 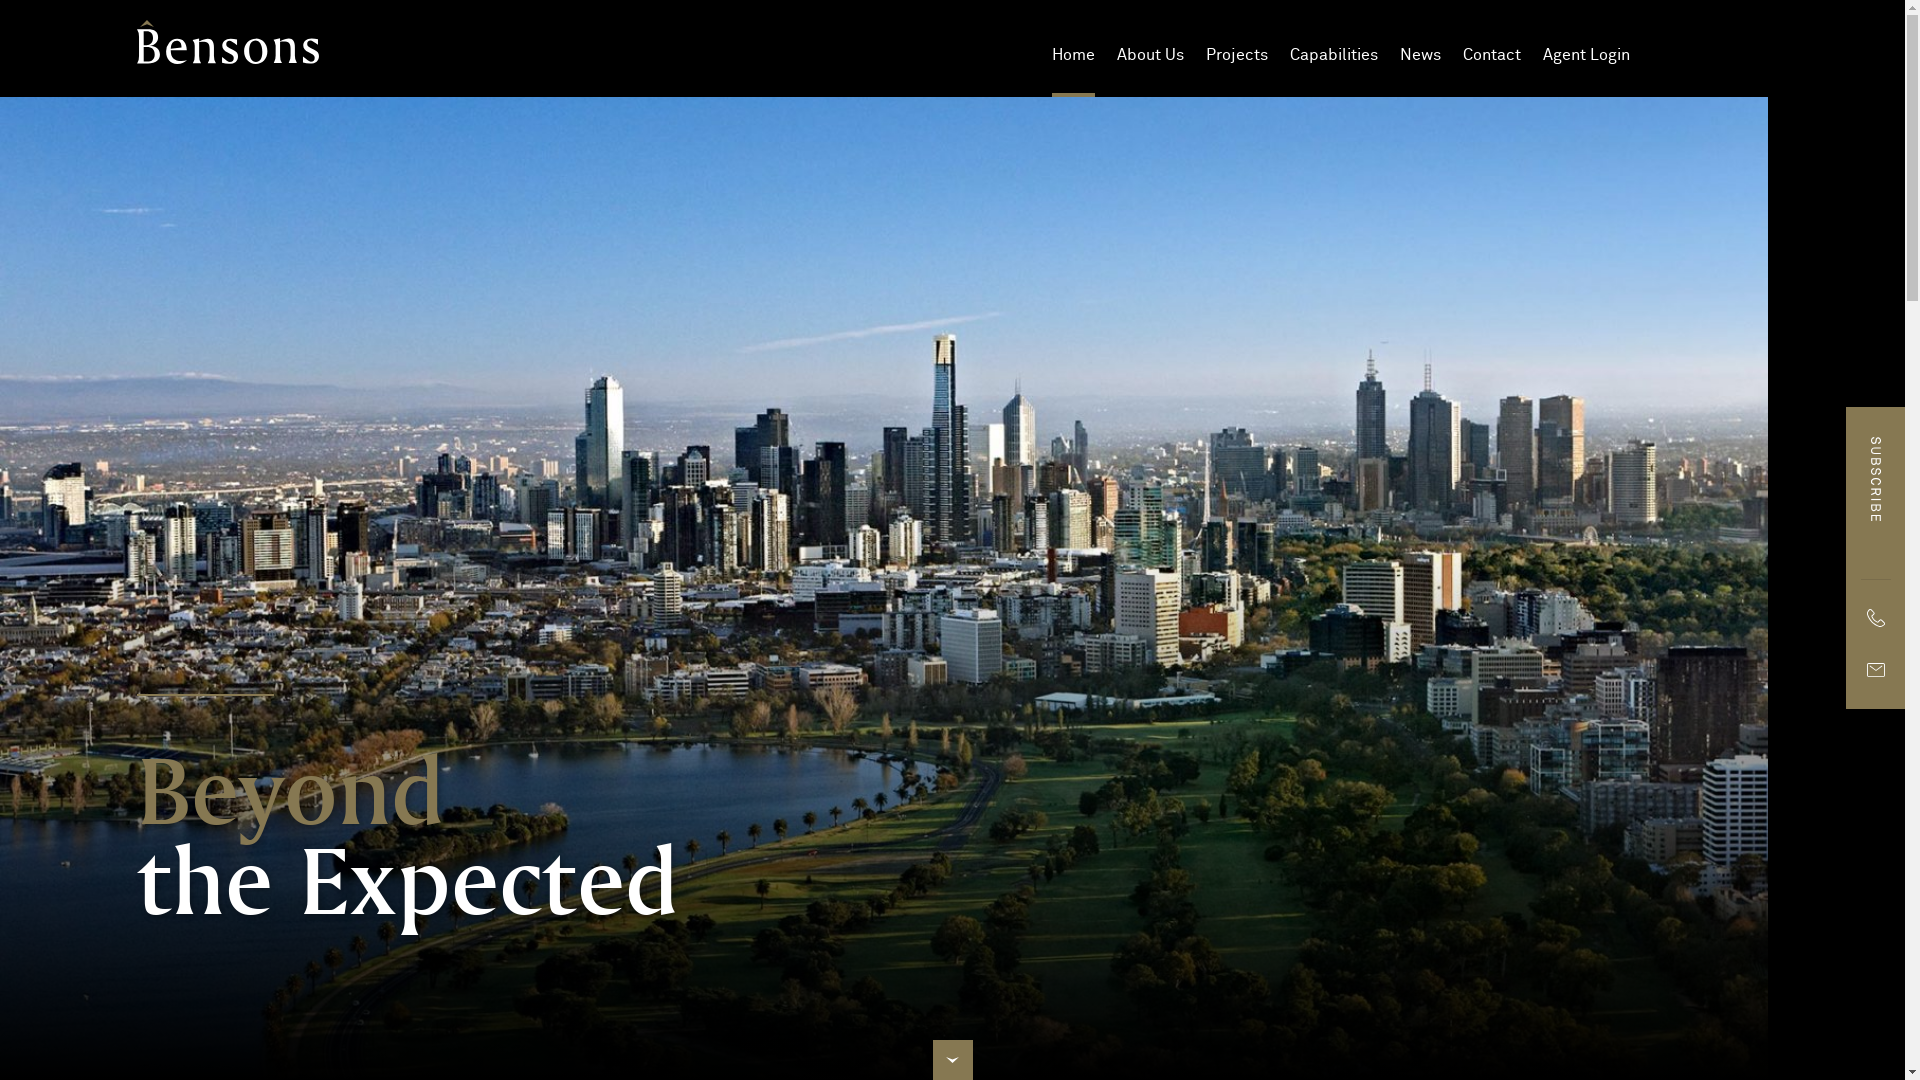 I want to click on 'Agent Login', so click(x=1585, y=53).